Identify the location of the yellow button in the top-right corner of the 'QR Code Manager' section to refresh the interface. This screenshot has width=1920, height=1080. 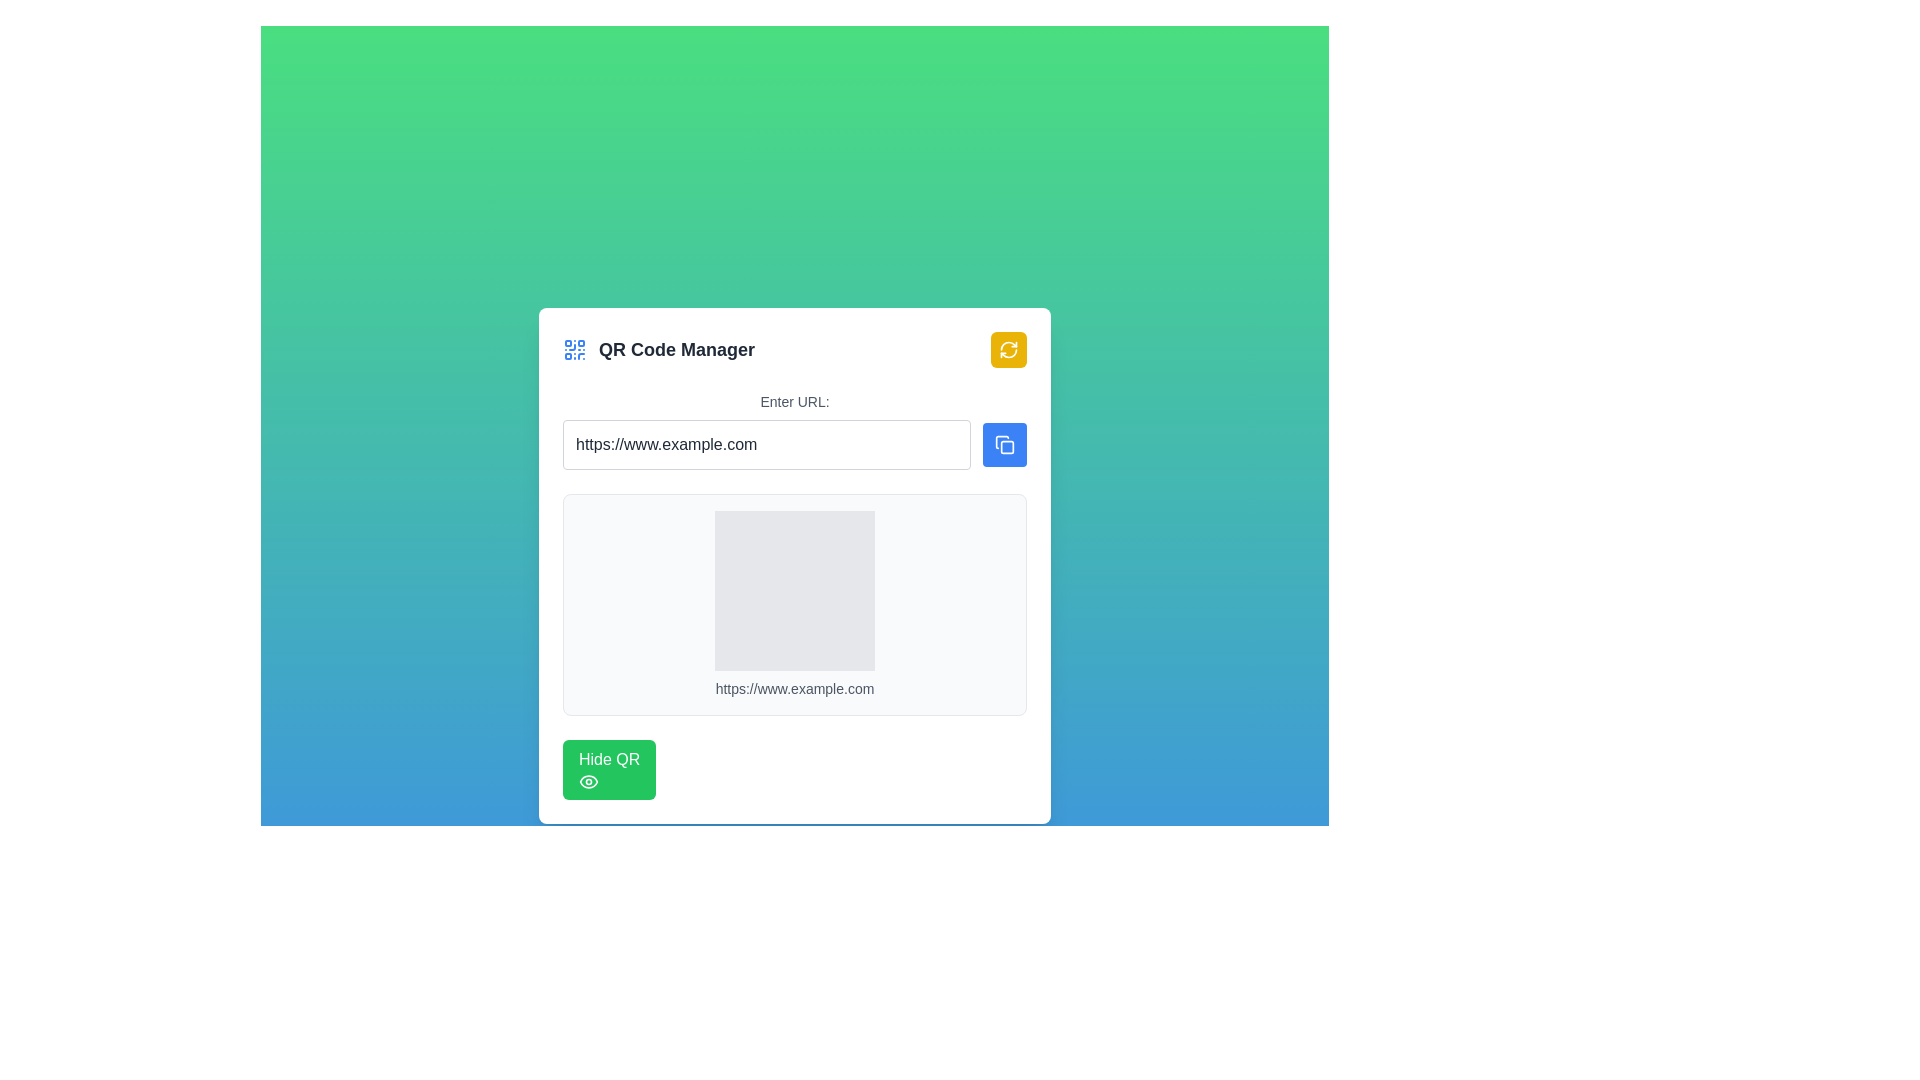
(1008, 349).